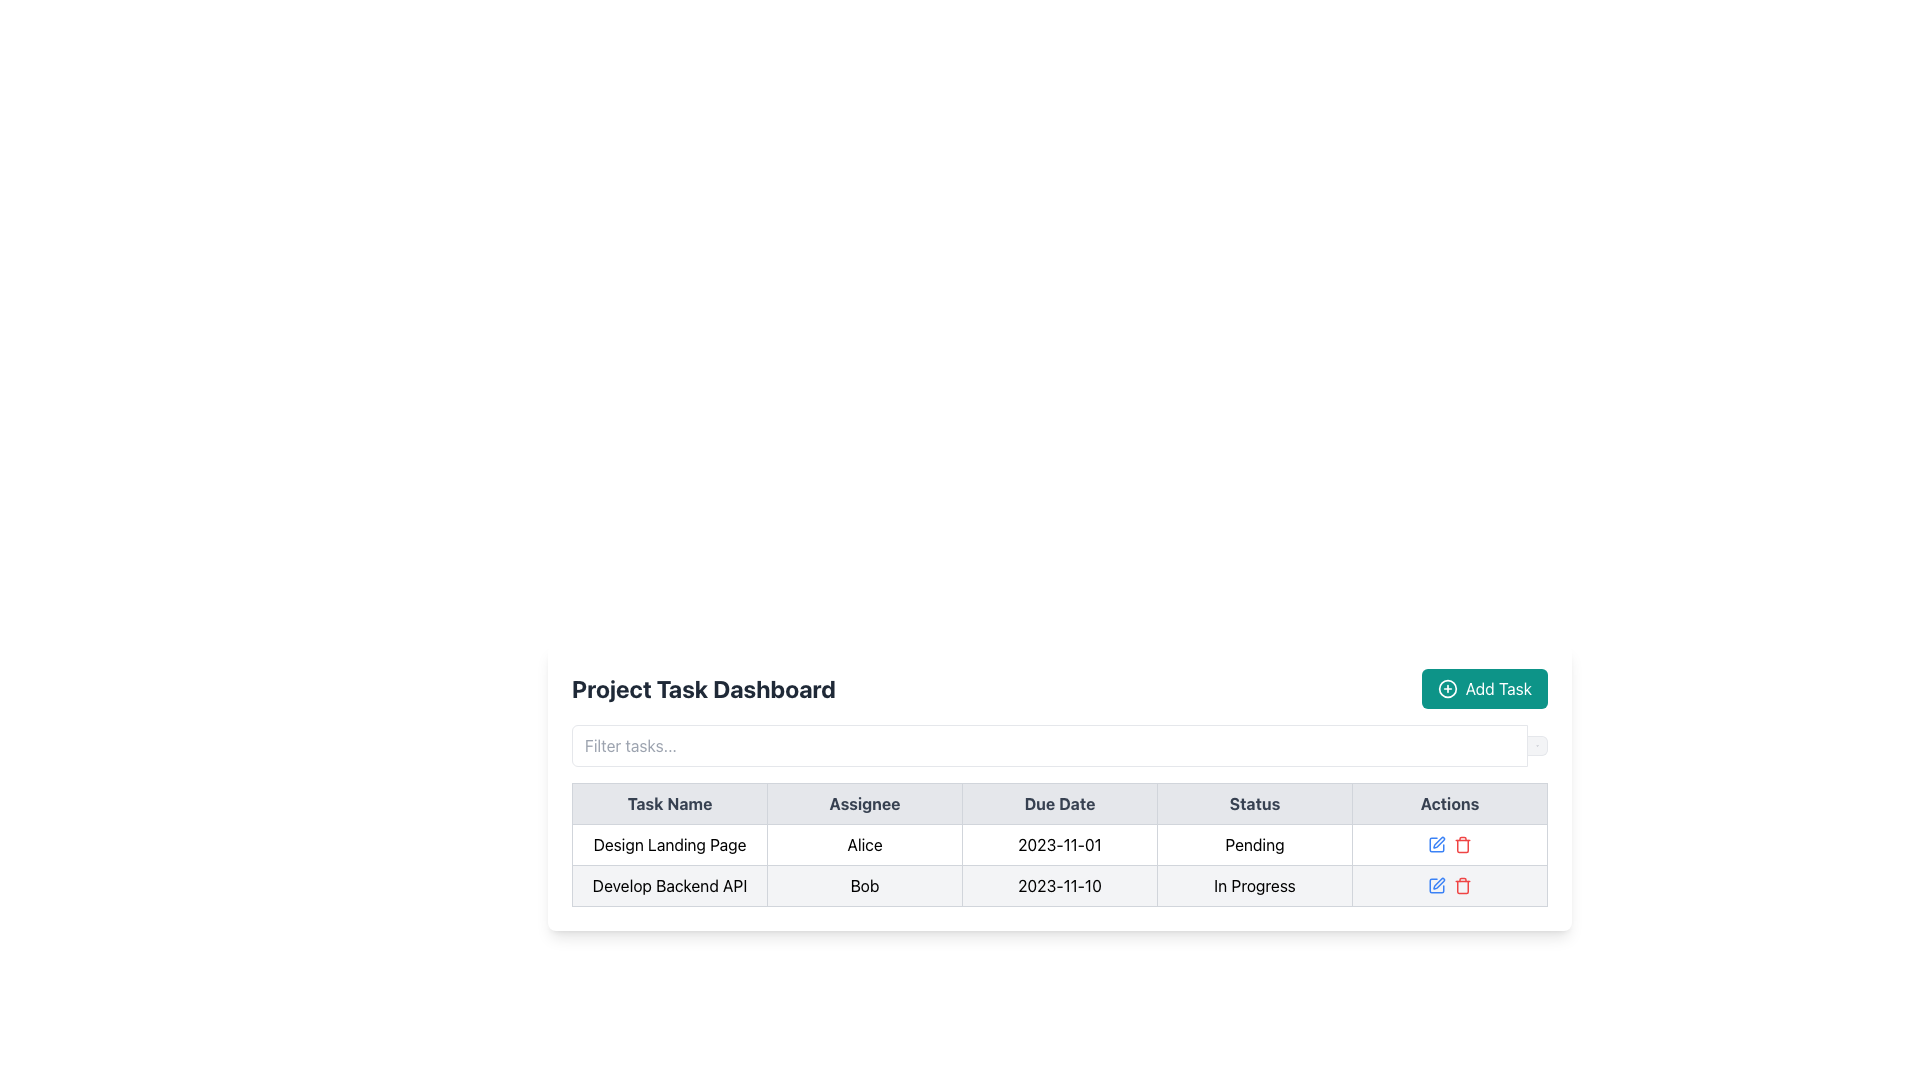  What do you see at coordinates (670, 844) in the screenshot?
I see `text of the 'Design Landing Page' label located in the 'Task Name' column of the project task dashboard table` at bounding box center [670, 844].